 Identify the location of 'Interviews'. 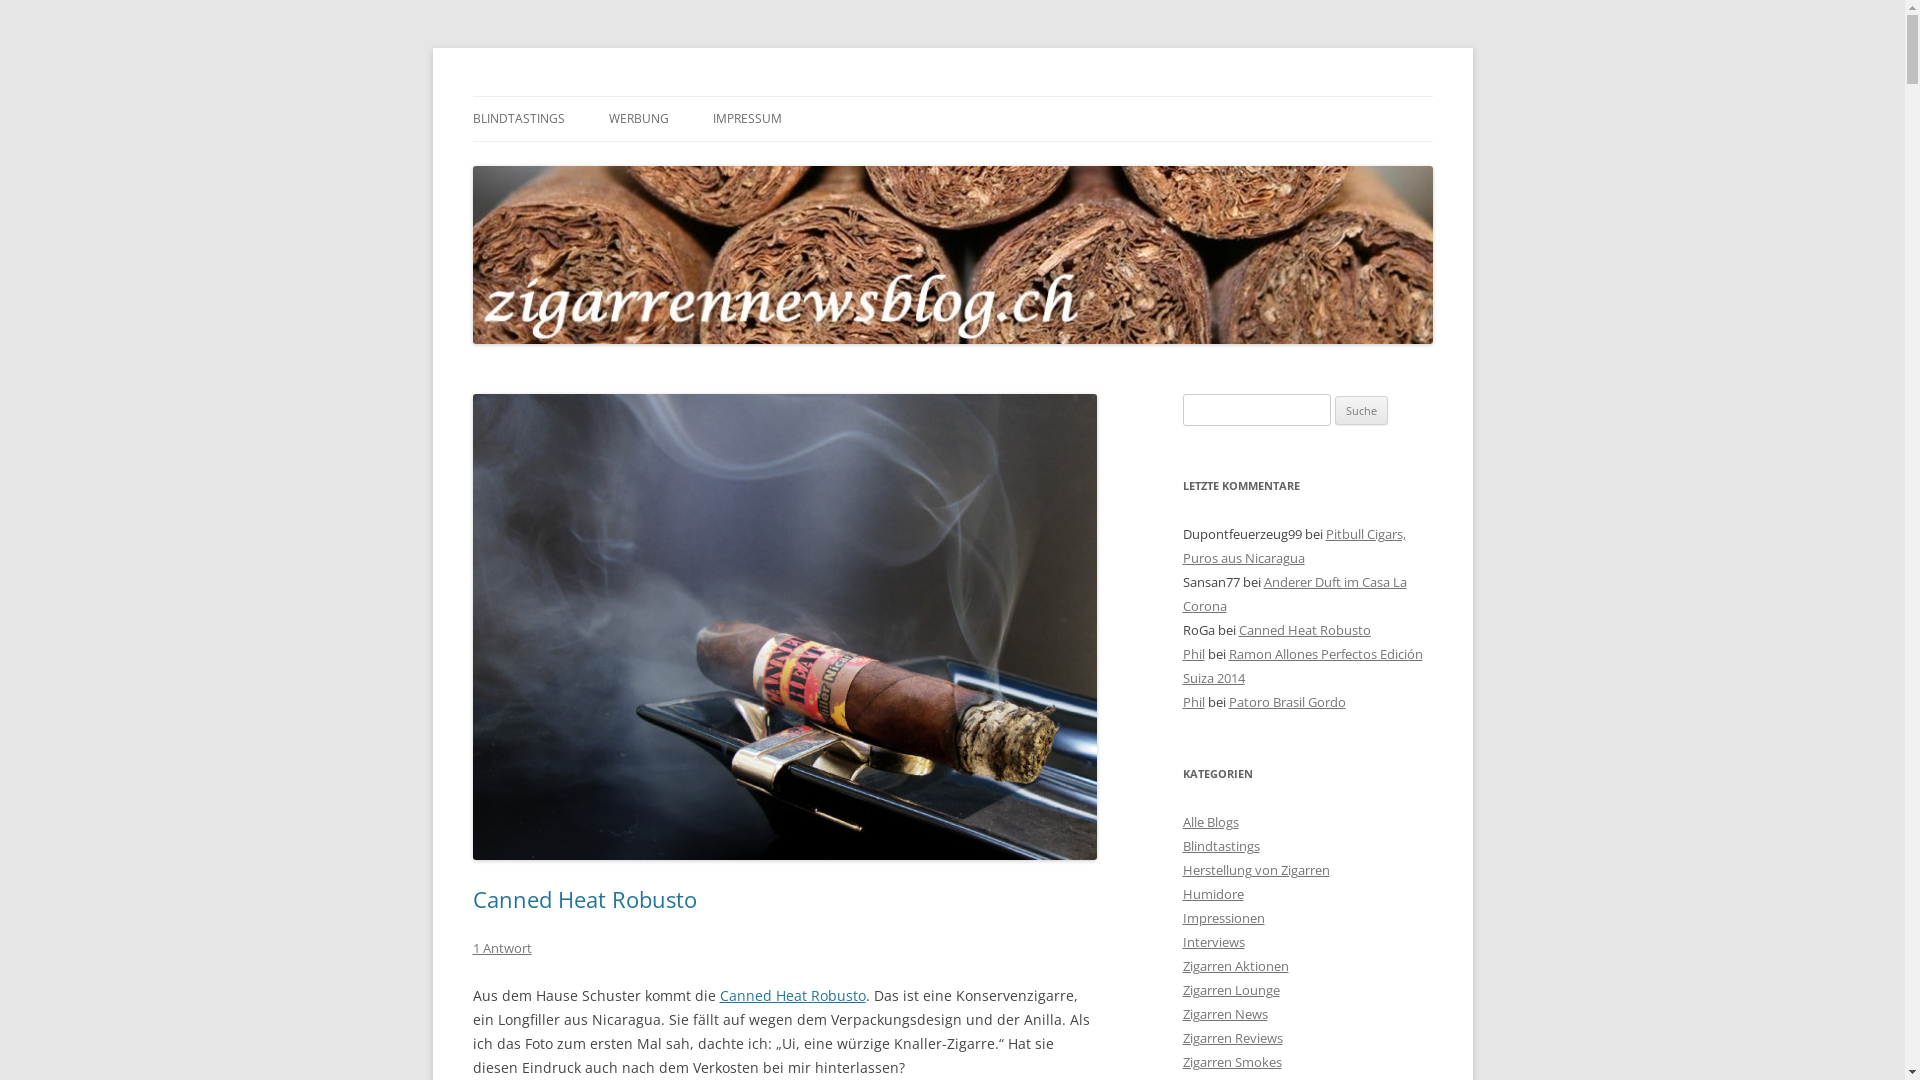
(1212, 941).